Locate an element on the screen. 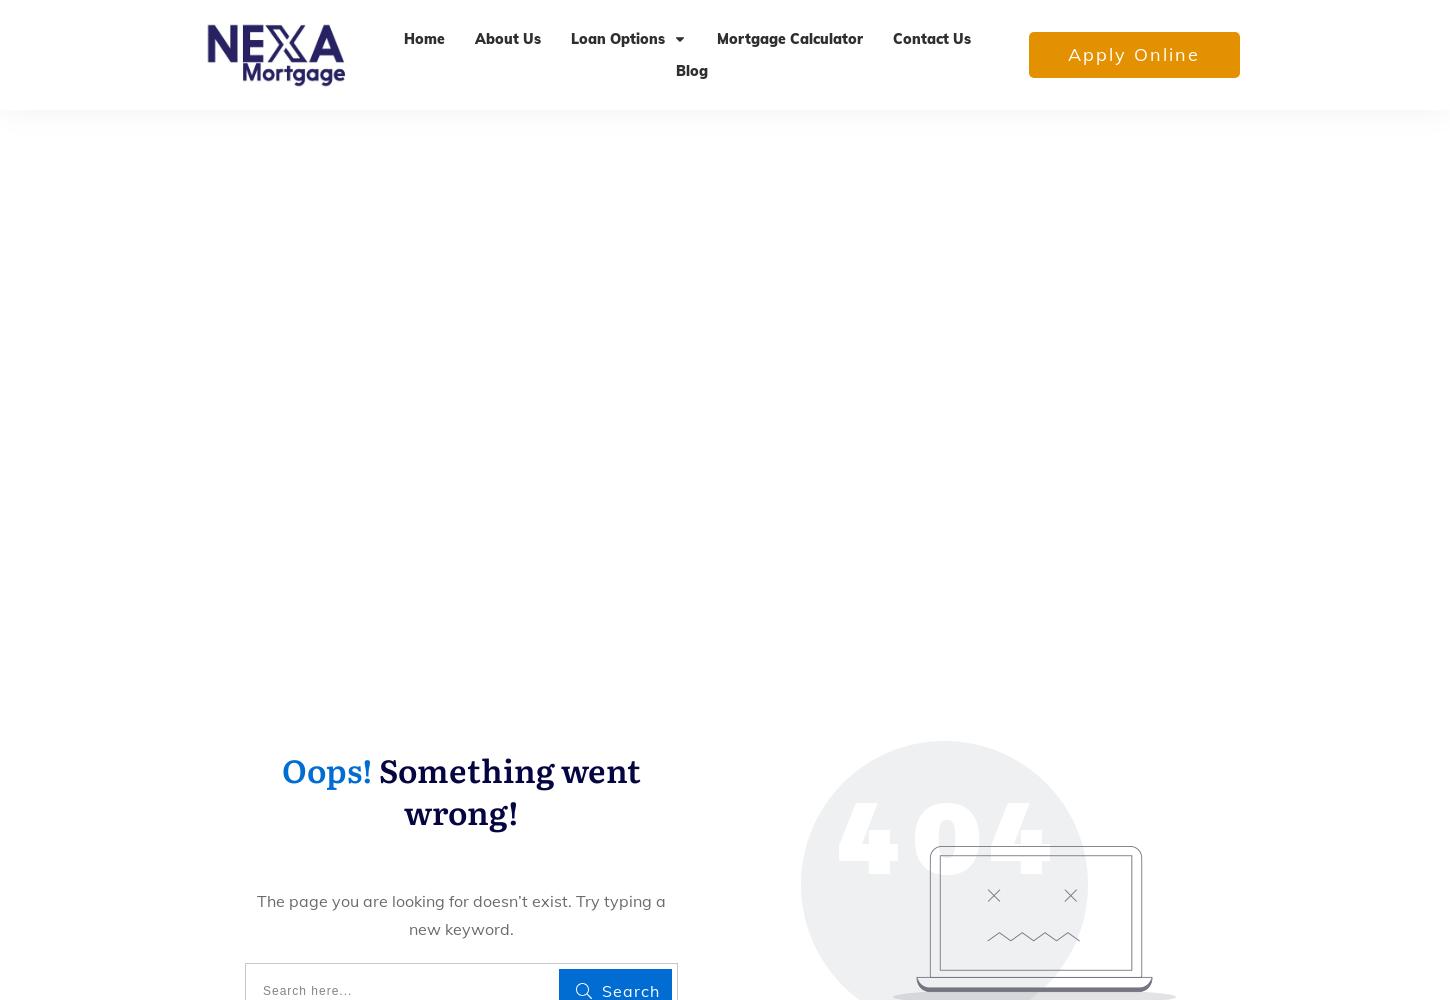  'Contact Us' is located at coordinates (930, 38).